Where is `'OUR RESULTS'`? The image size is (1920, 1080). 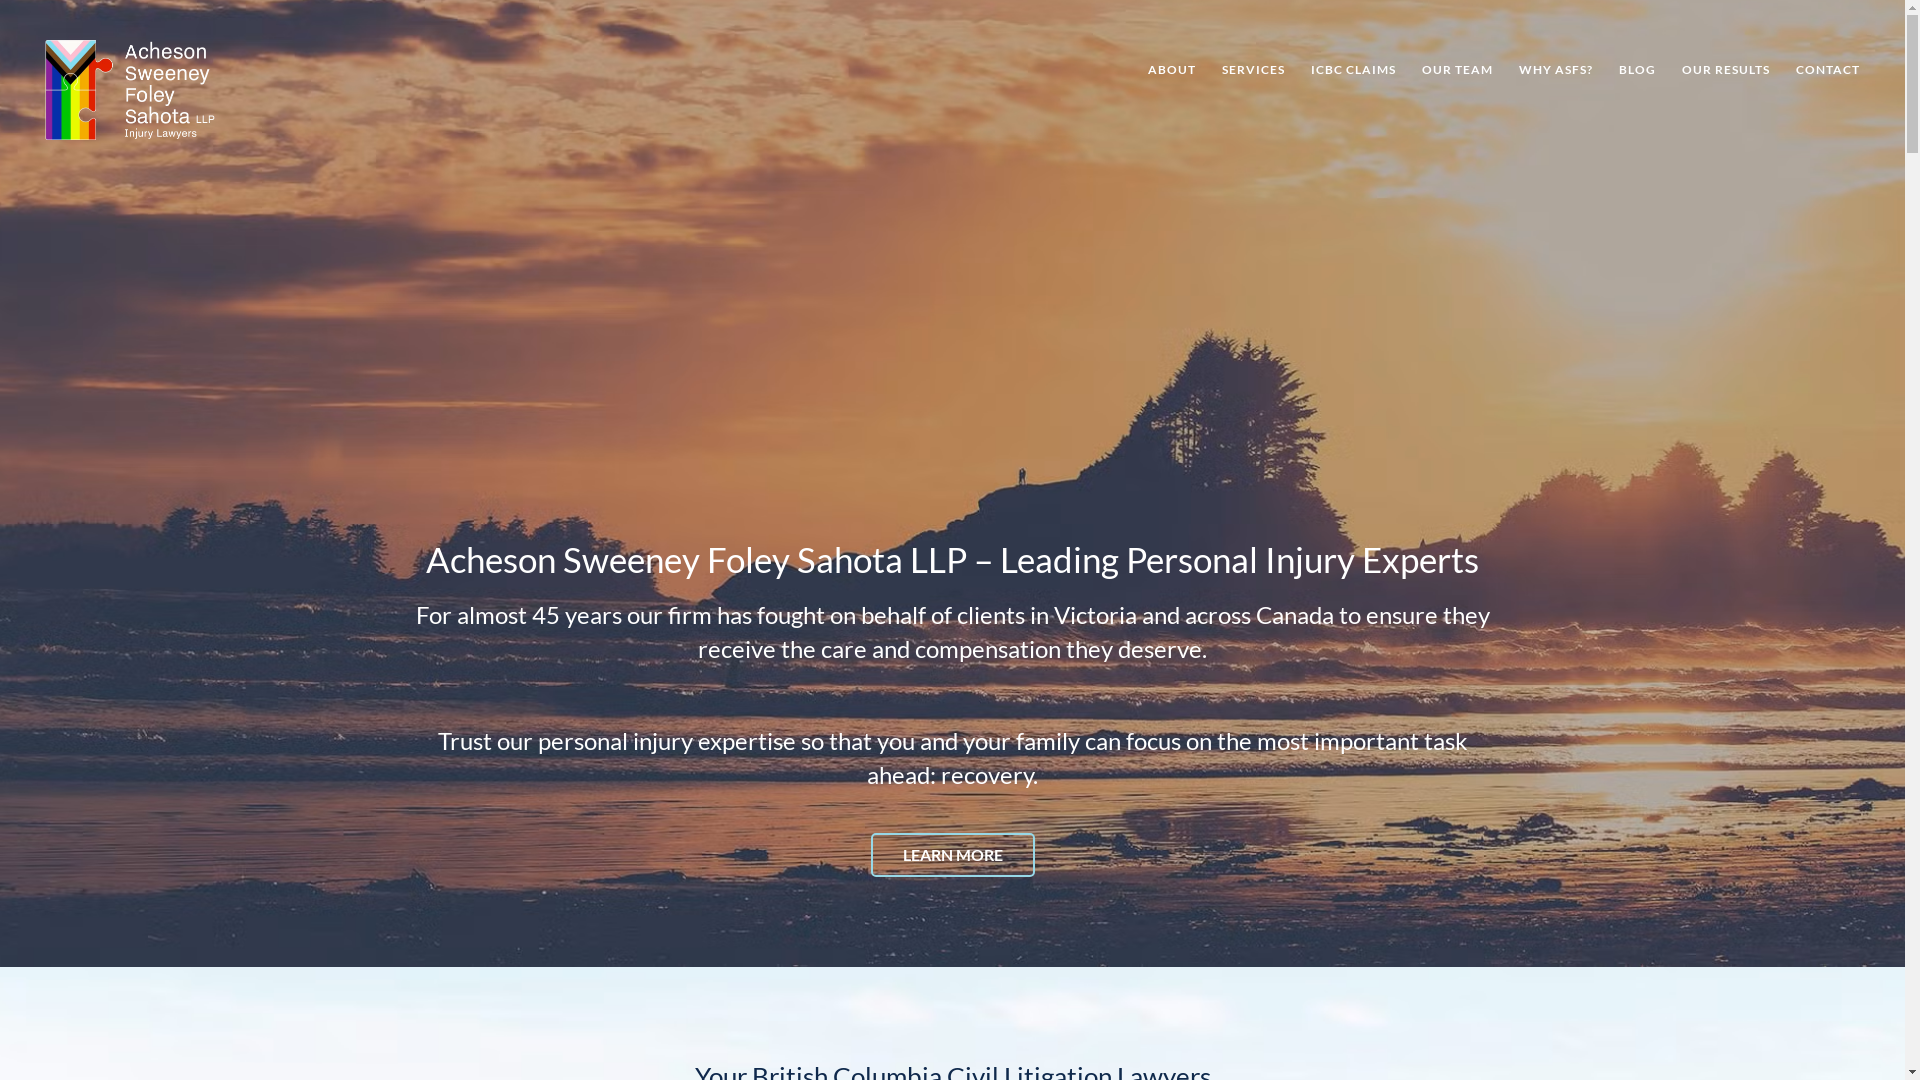
'OUR RESULTS' is located at coordinates (1669, 68).